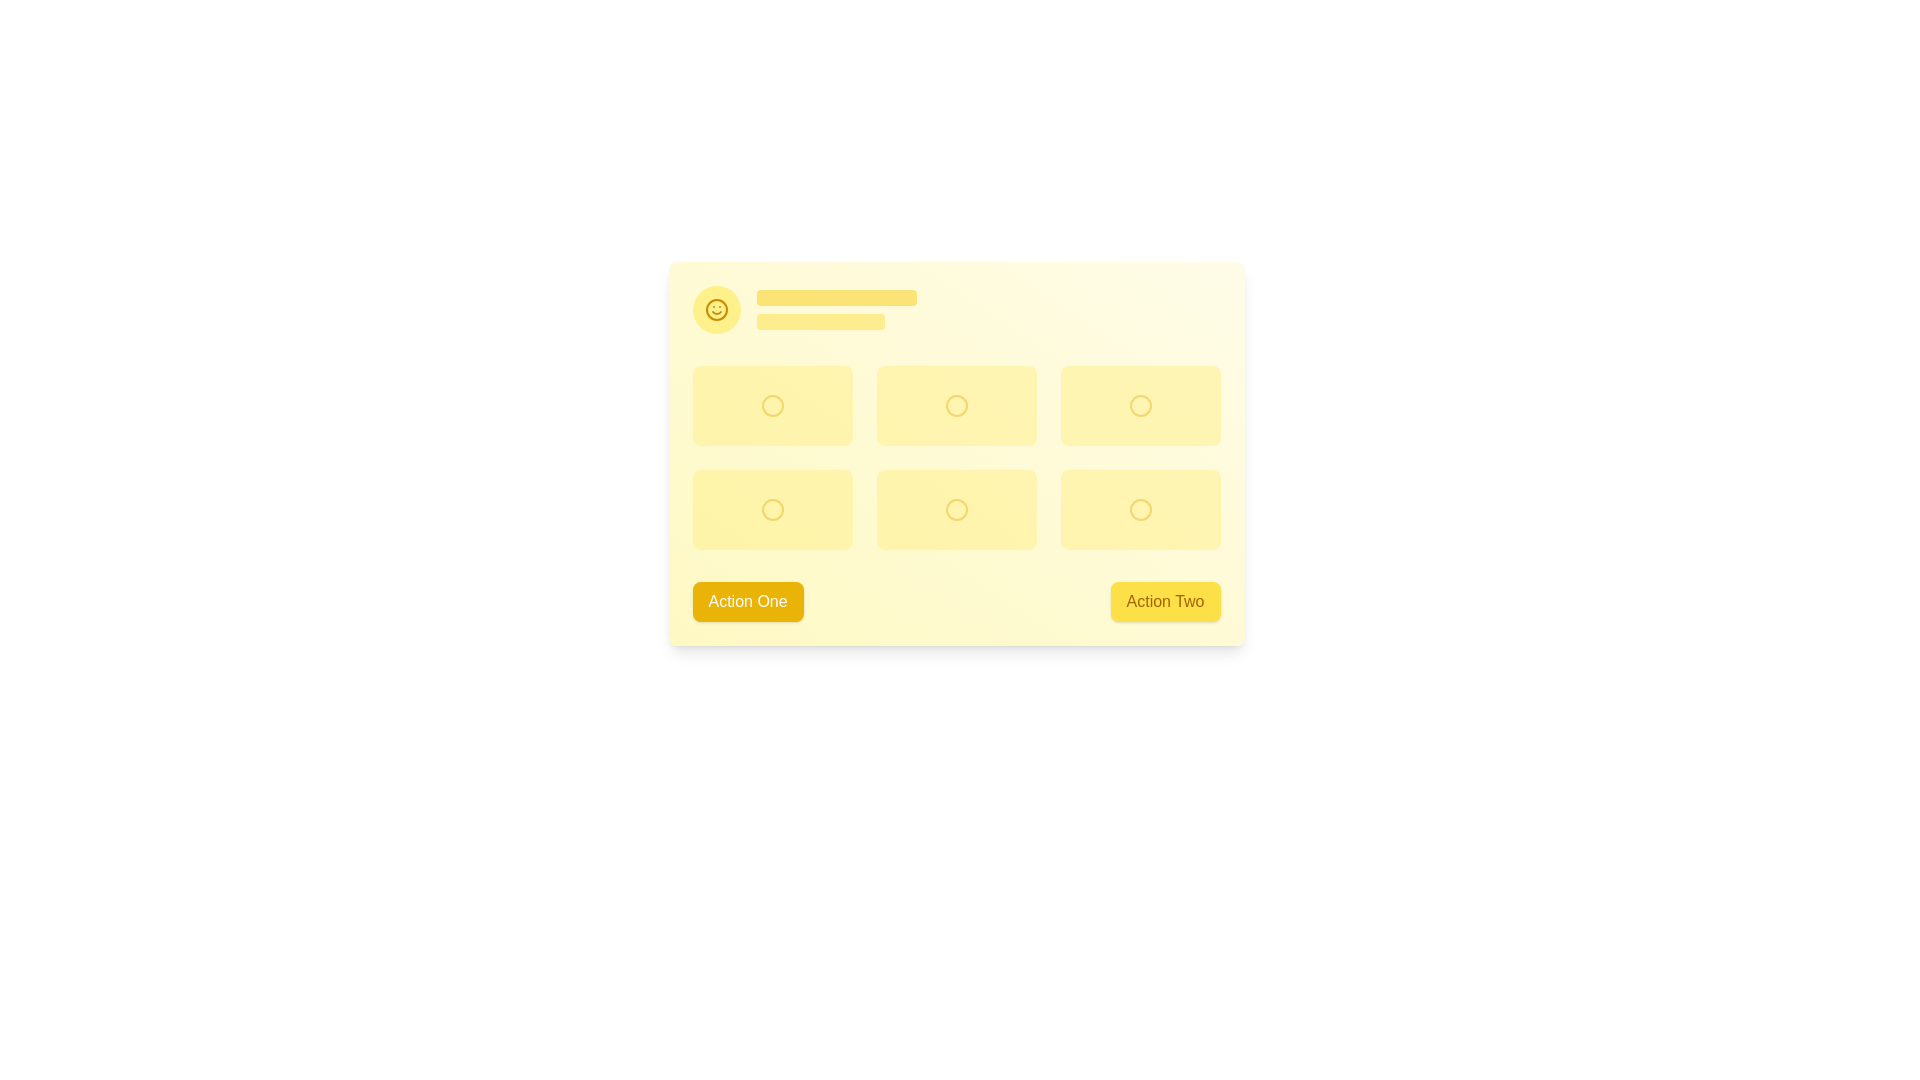 The height and width of the screenshot is (1080, 1920). What do you see at coordinates (1140, 405) in the screenshot?
I see `the generic UI box or card with a rounded corner and a centered circular icon, located in the third column of the first row of the grid` at bounding box center [1140, 405].